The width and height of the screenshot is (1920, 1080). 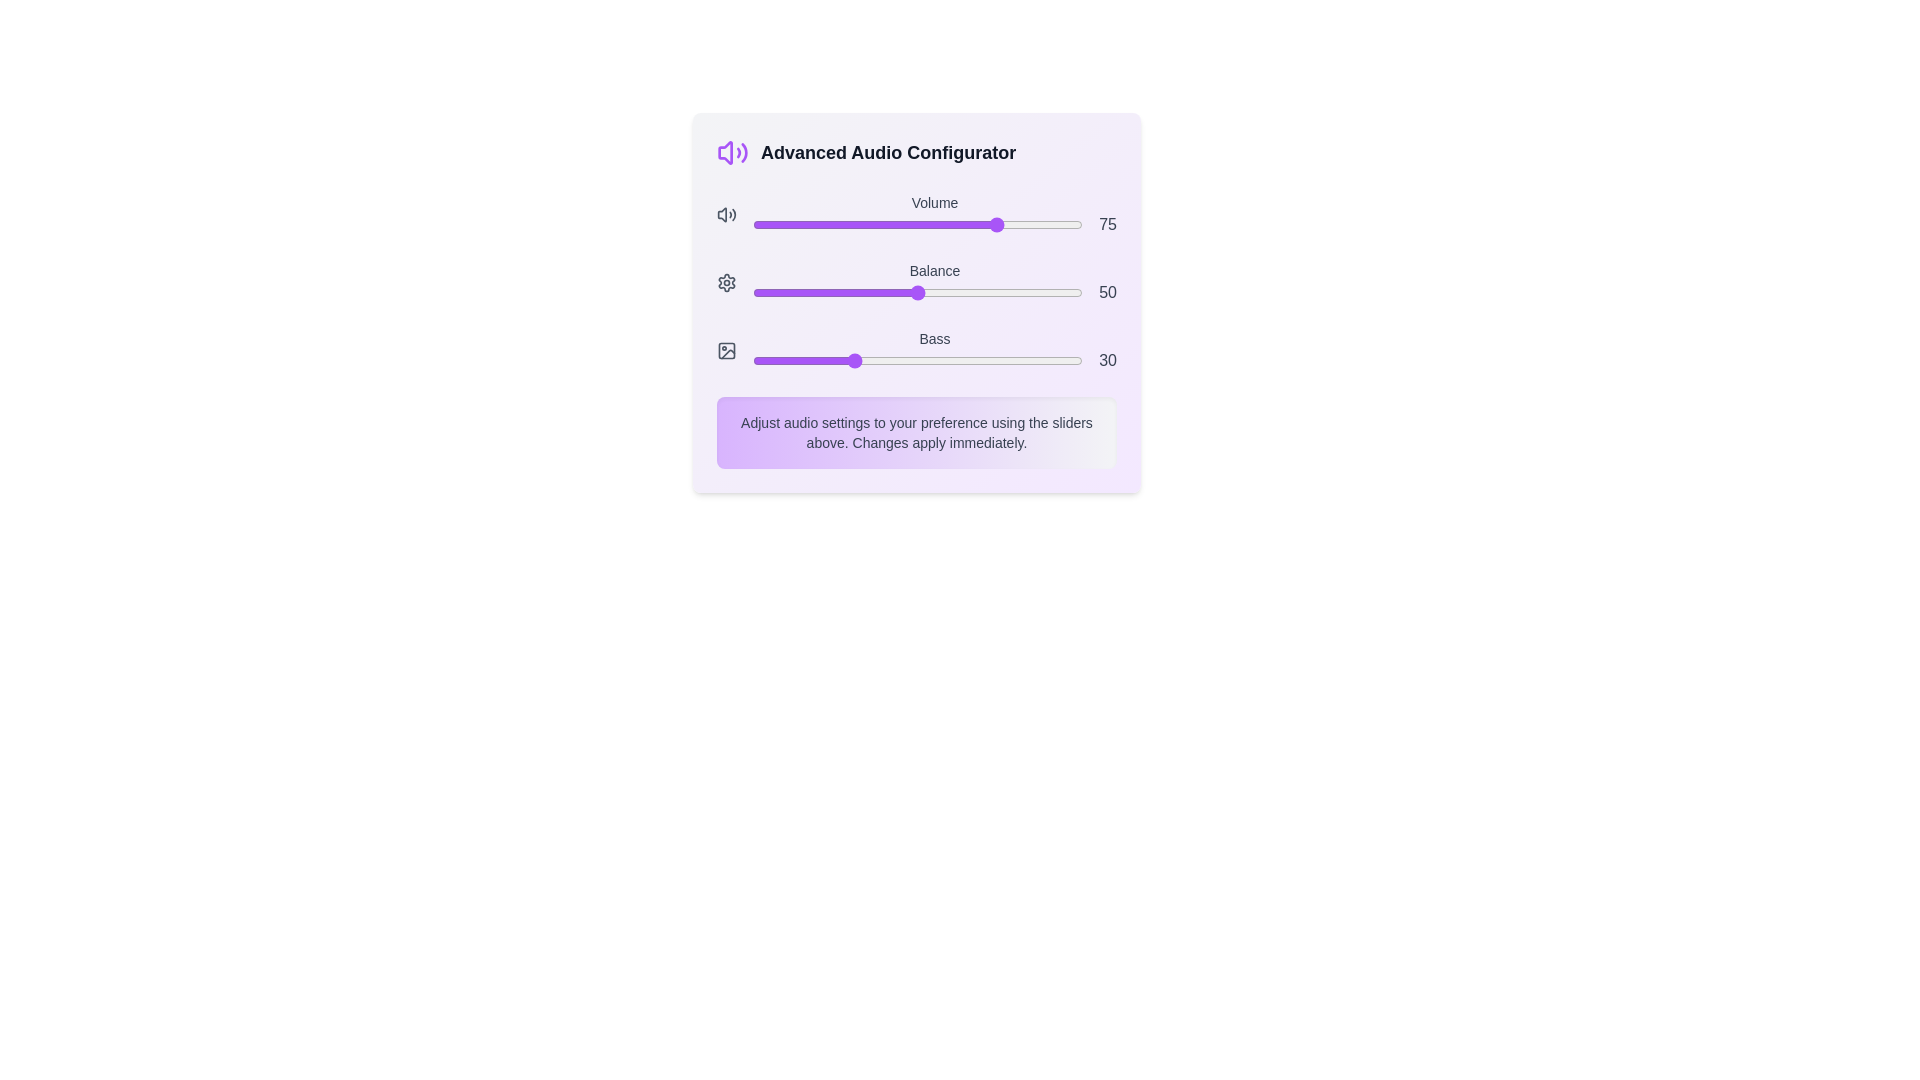 I want to click on the Bass slider to 26, so click(x=838, y=361).